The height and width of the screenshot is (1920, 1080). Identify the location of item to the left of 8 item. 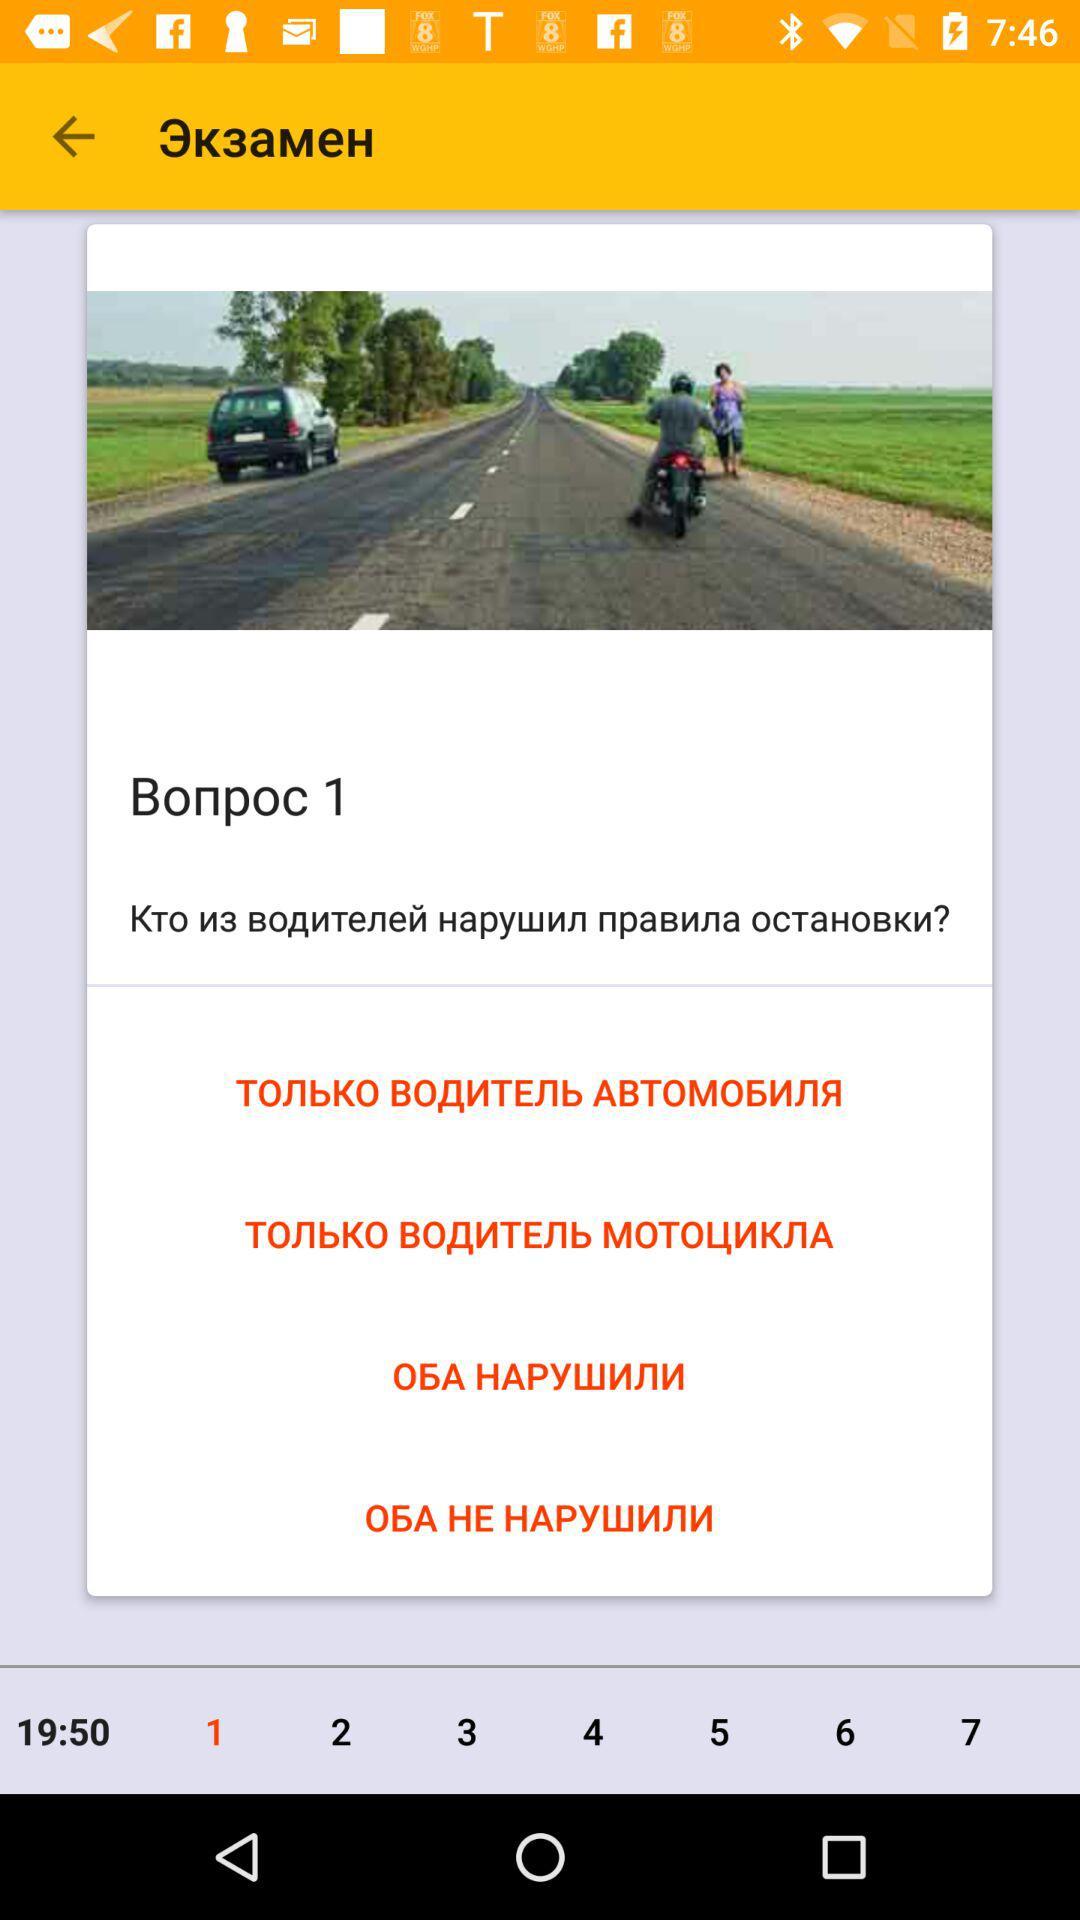
(970, 1730).